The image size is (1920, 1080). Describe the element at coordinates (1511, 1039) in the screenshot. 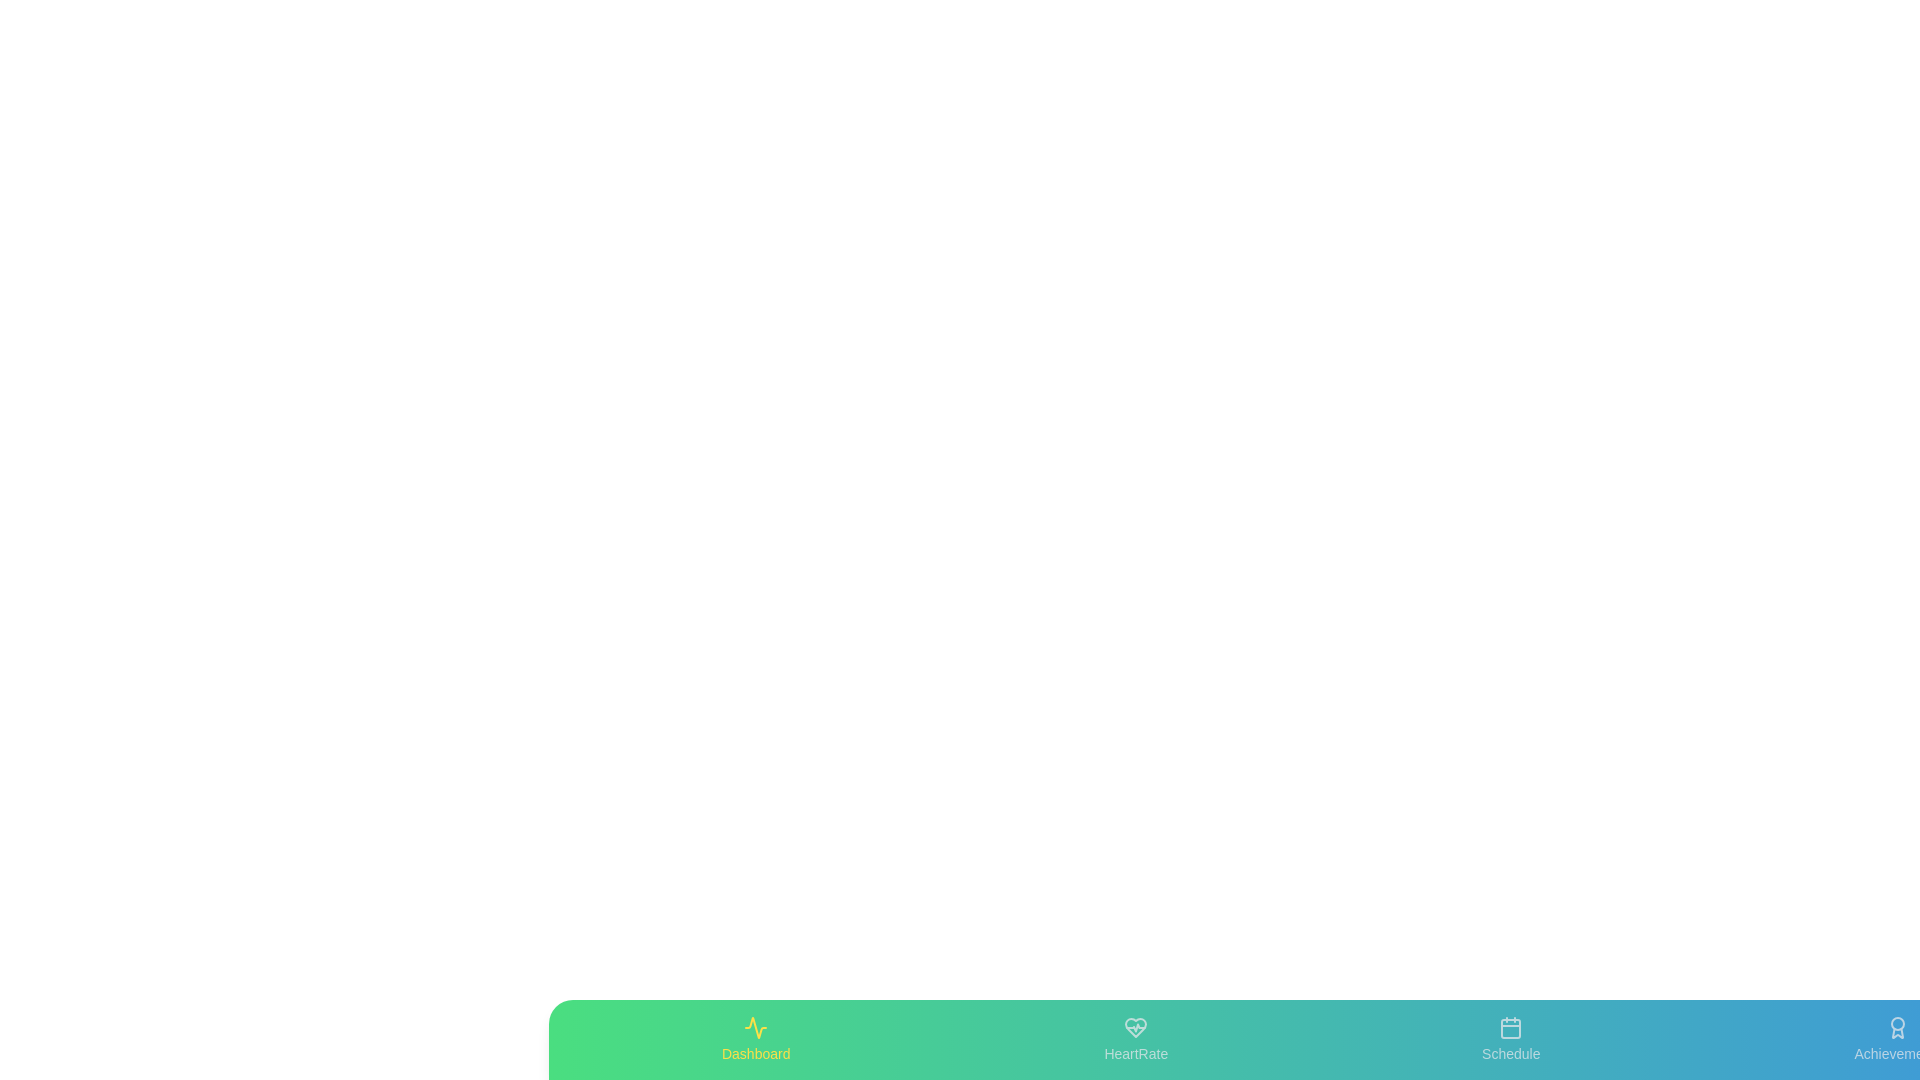

I see `the Schedule tab in the navigation bar` at that location.